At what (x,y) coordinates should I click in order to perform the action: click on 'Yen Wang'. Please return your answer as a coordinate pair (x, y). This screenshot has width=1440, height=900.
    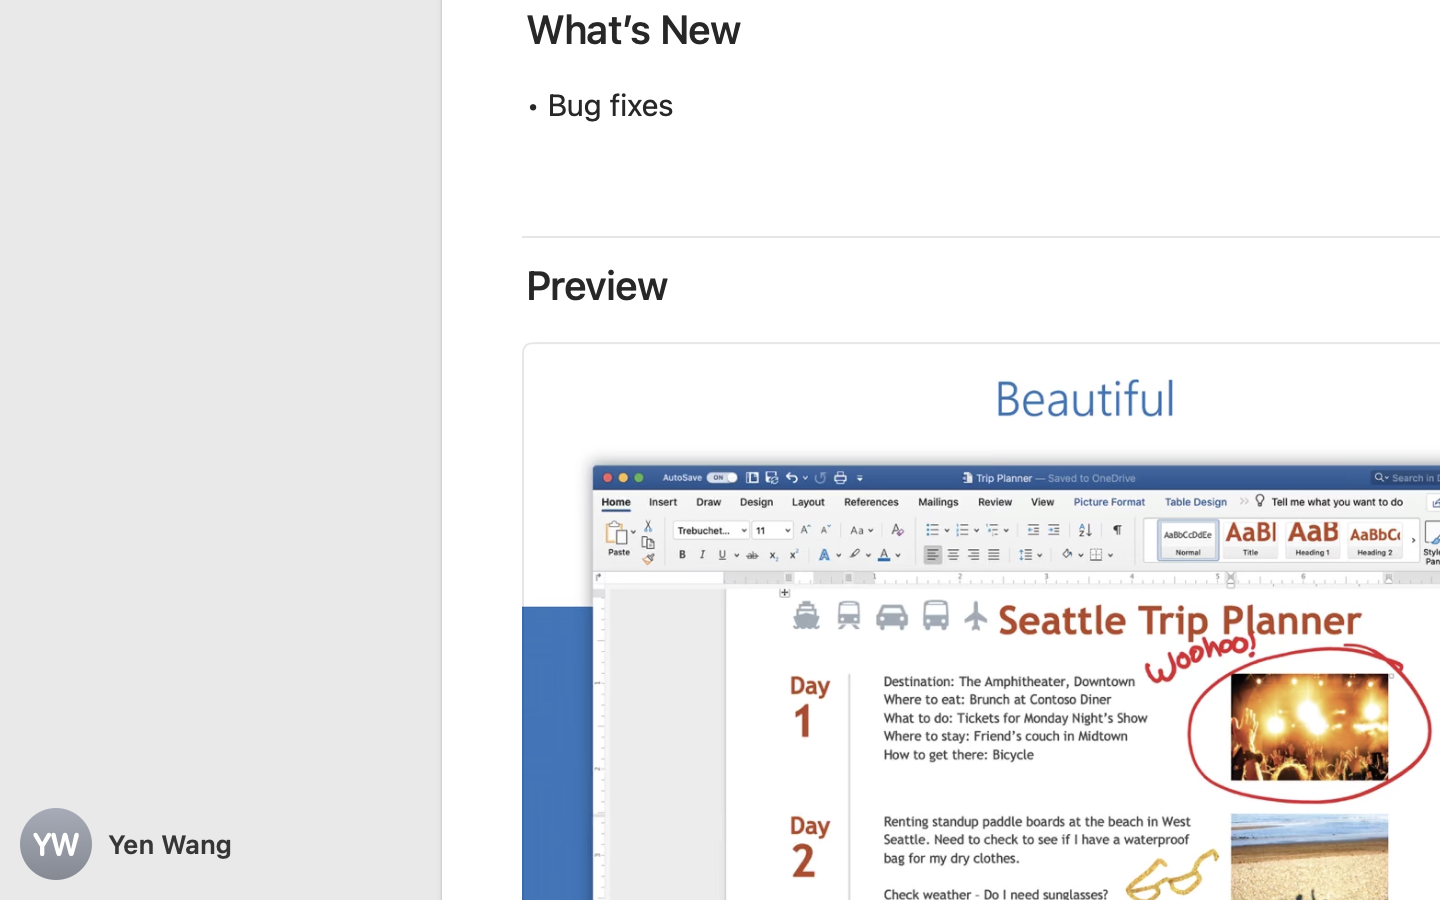
    Looking at the image, I should click on (220, 844).